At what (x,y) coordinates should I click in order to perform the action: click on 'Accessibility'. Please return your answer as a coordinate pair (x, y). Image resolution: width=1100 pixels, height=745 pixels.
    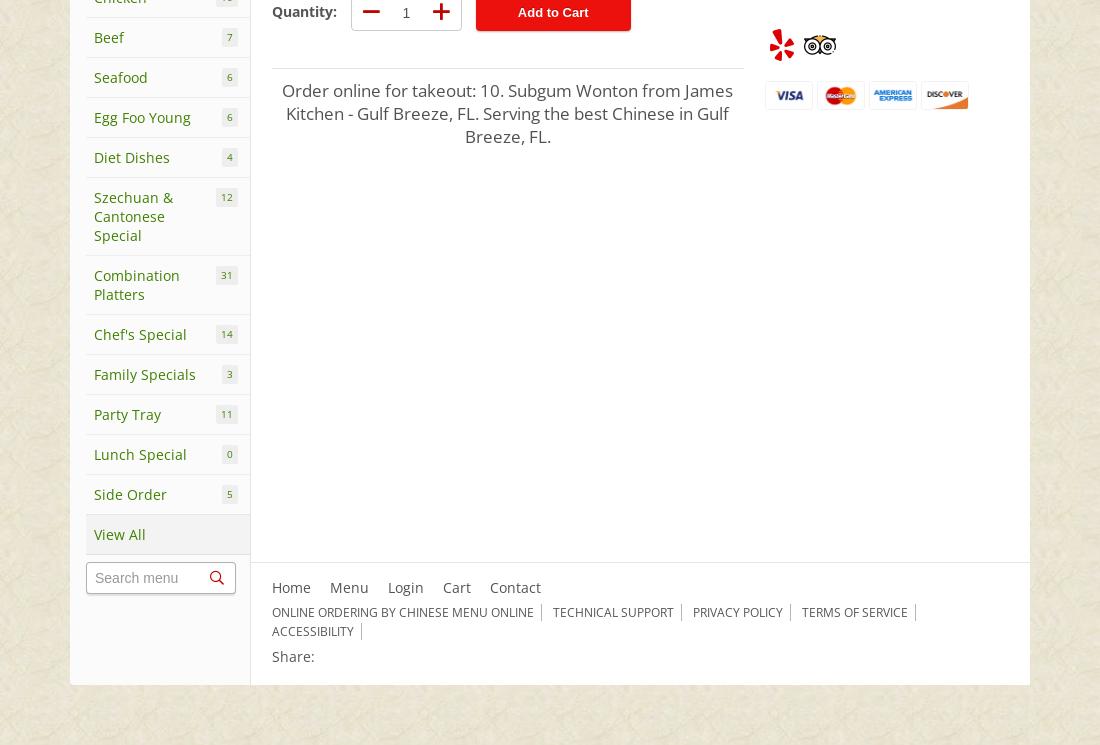
    Looking at the image, I should click on (310, 631).